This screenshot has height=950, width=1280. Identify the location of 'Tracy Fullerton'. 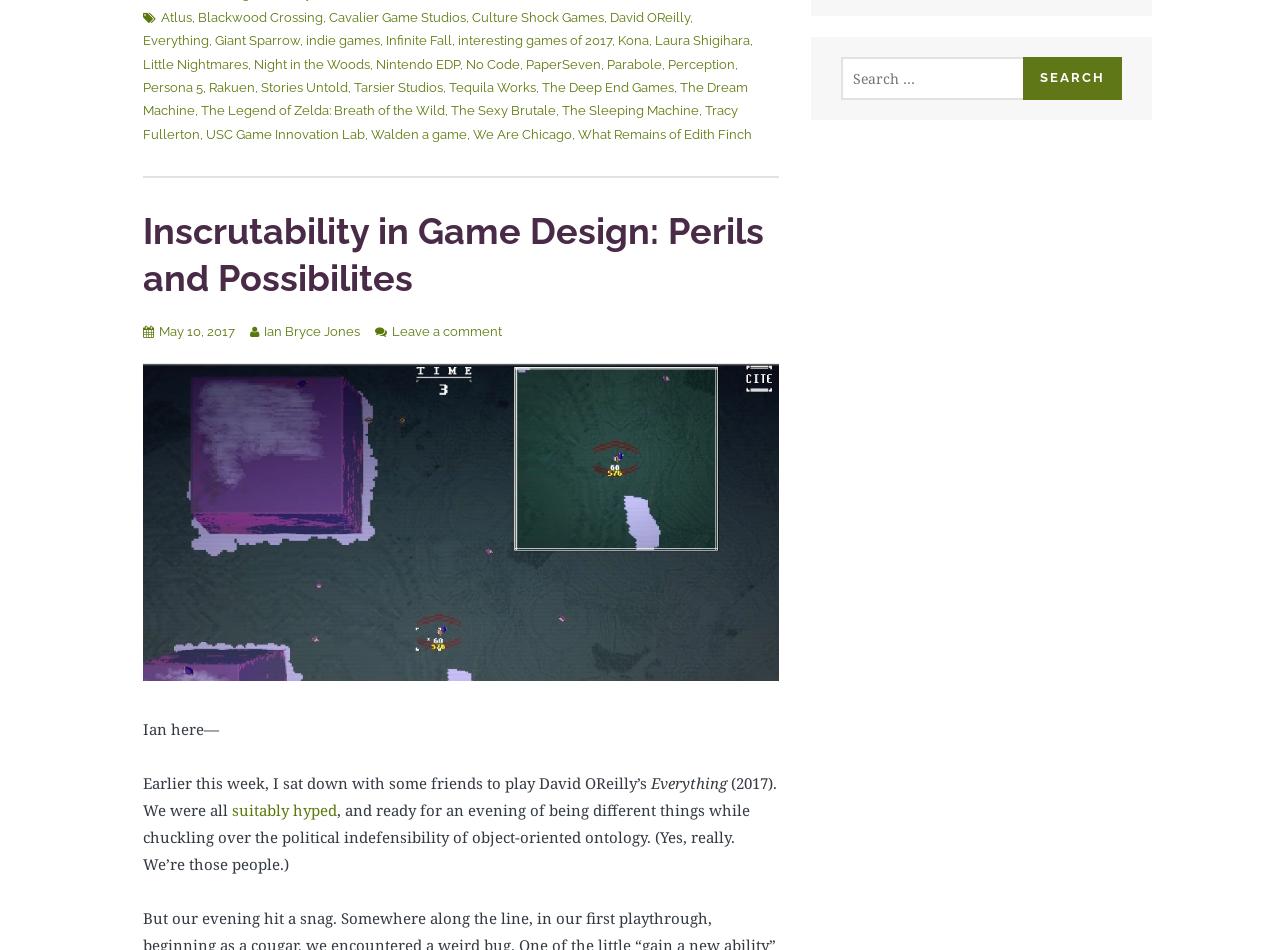
(439, 121).